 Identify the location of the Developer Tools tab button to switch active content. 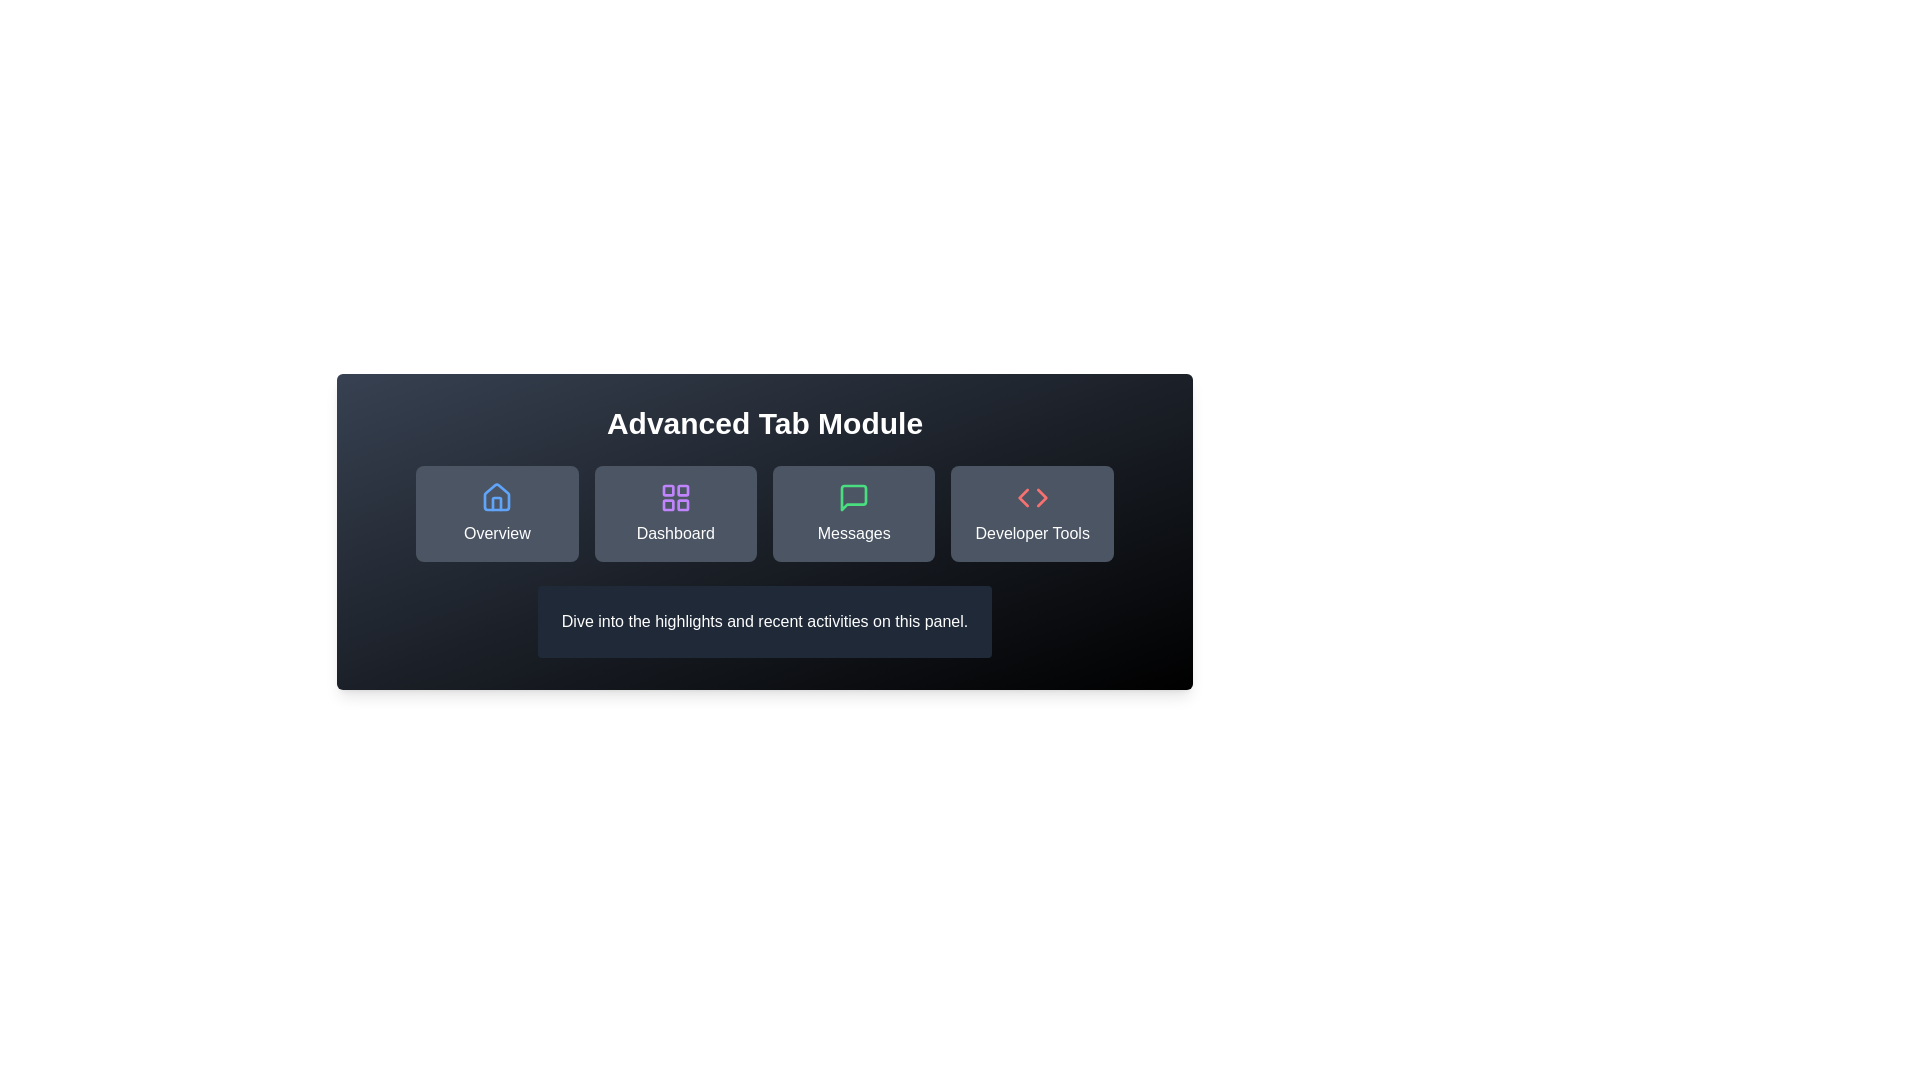
(1032, 512).